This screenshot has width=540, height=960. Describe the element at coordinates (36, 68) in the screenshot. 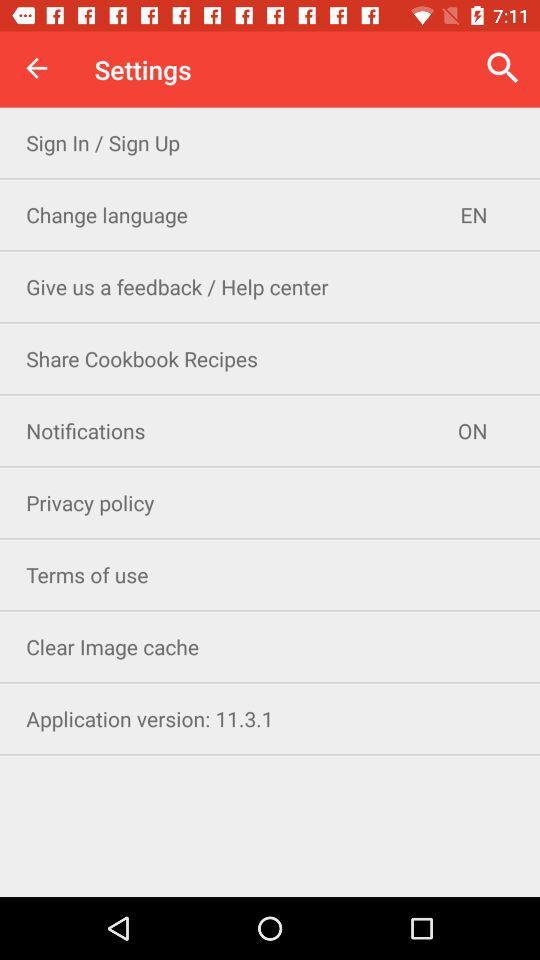

I see `item next to settings` at that location.